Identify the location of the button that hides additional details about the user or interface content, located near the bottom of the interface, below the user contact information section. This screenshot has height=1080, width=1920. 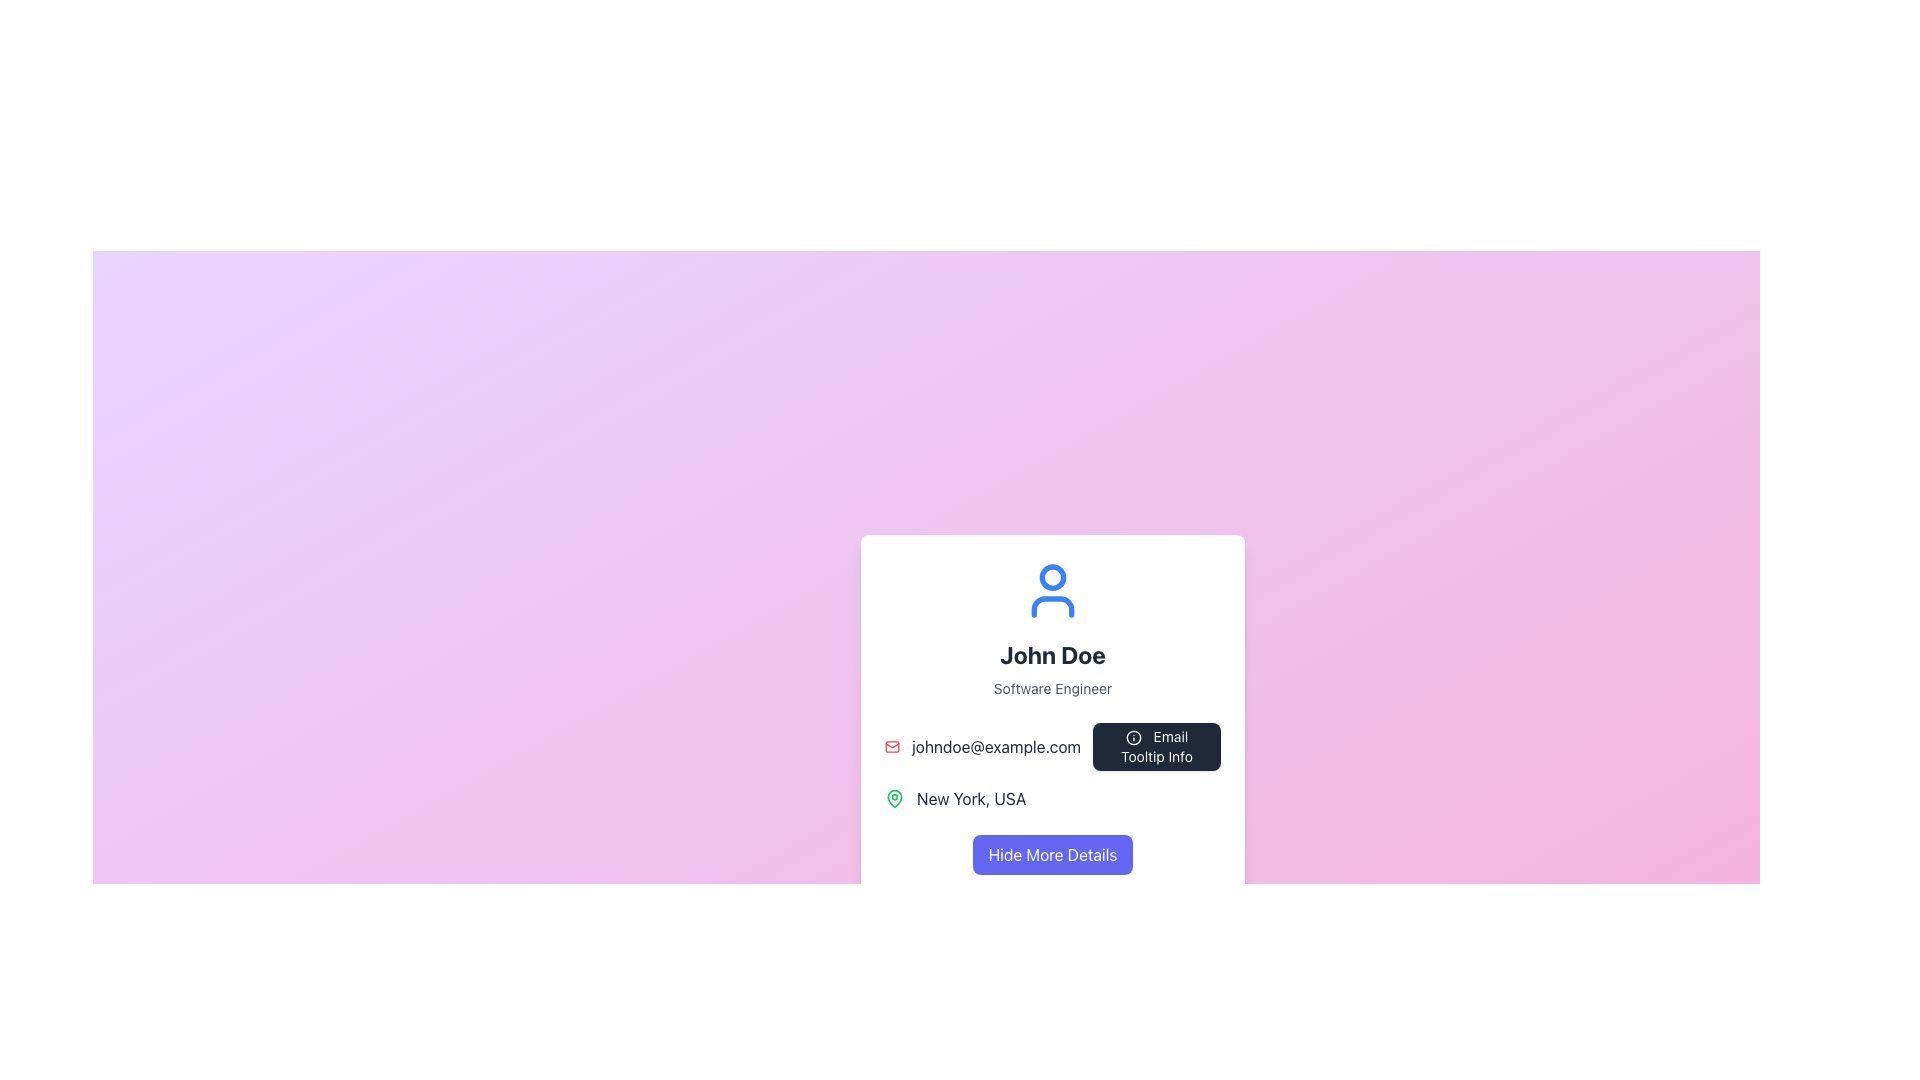
(1051, 855).